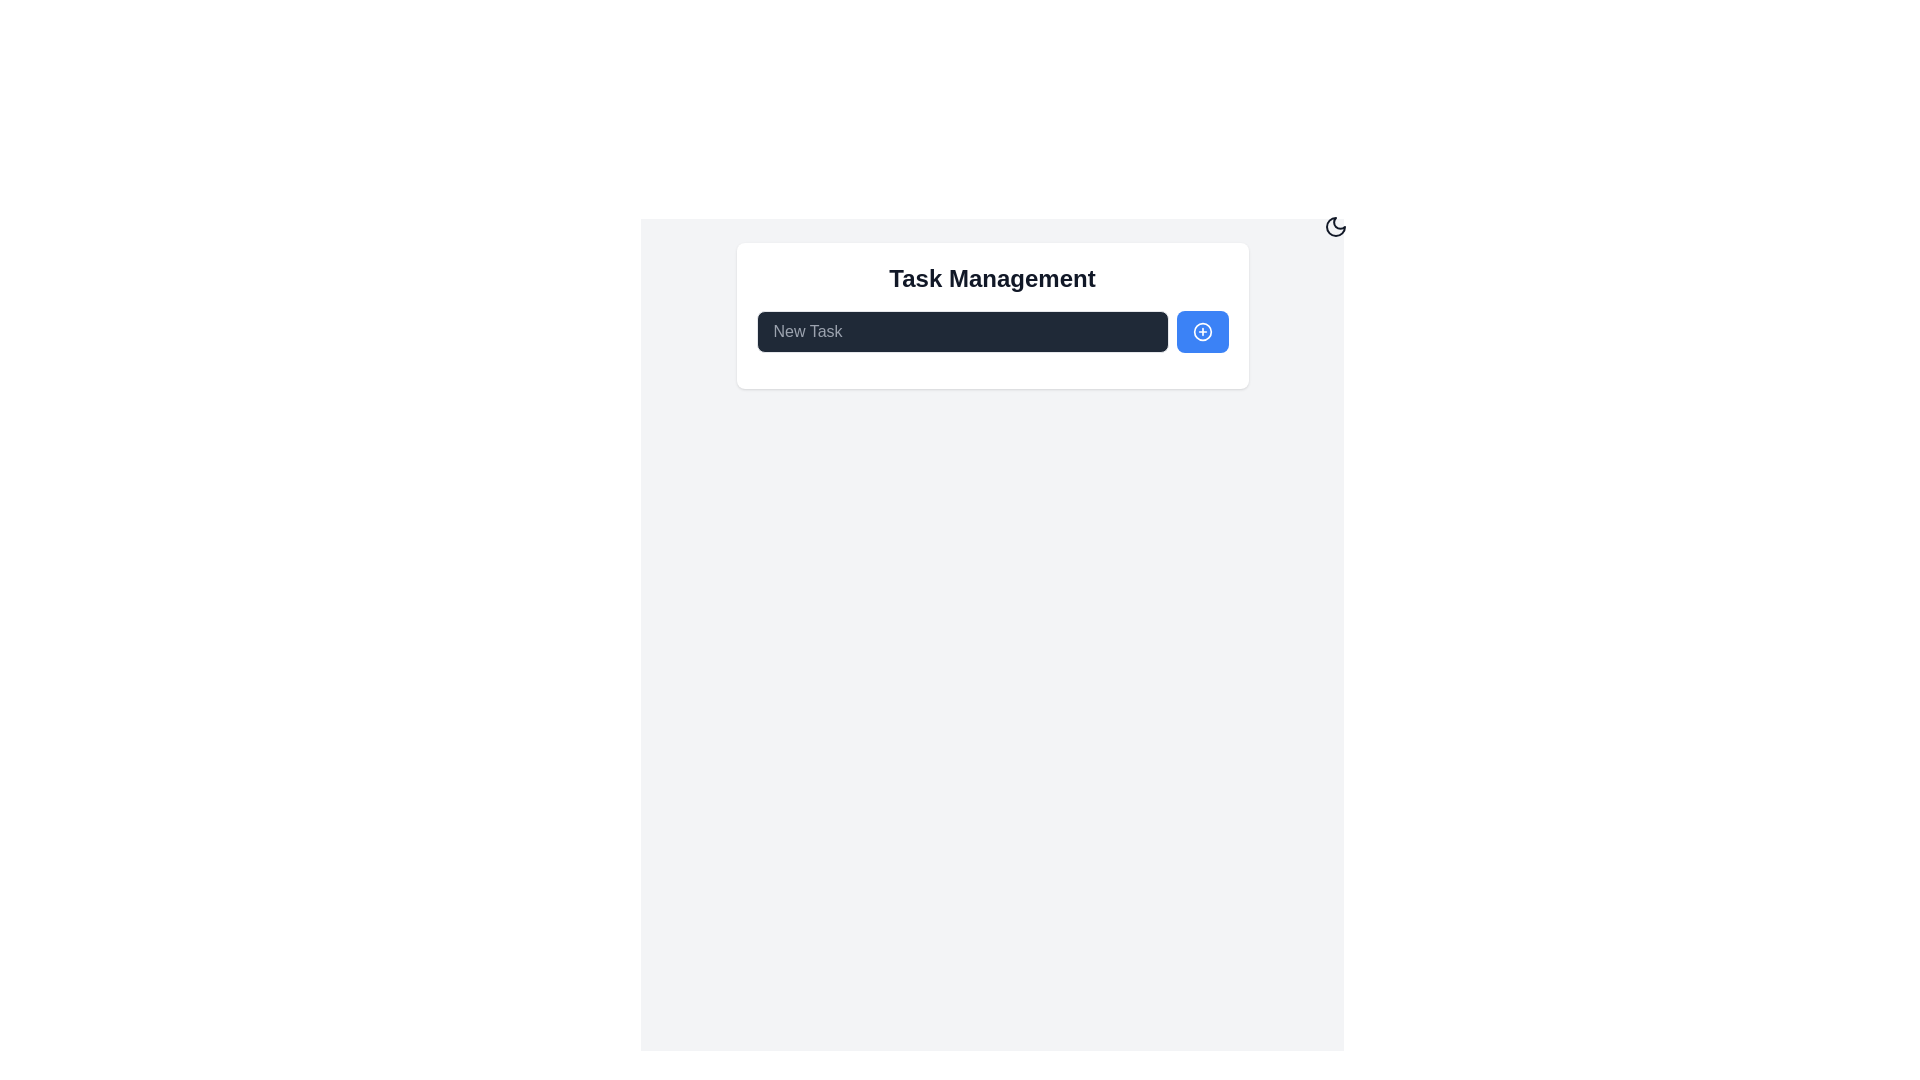 This screenshot has height=1080, width=1920. I want to click on the blue button with a white text and a '+' icon, so click(1201, 330).